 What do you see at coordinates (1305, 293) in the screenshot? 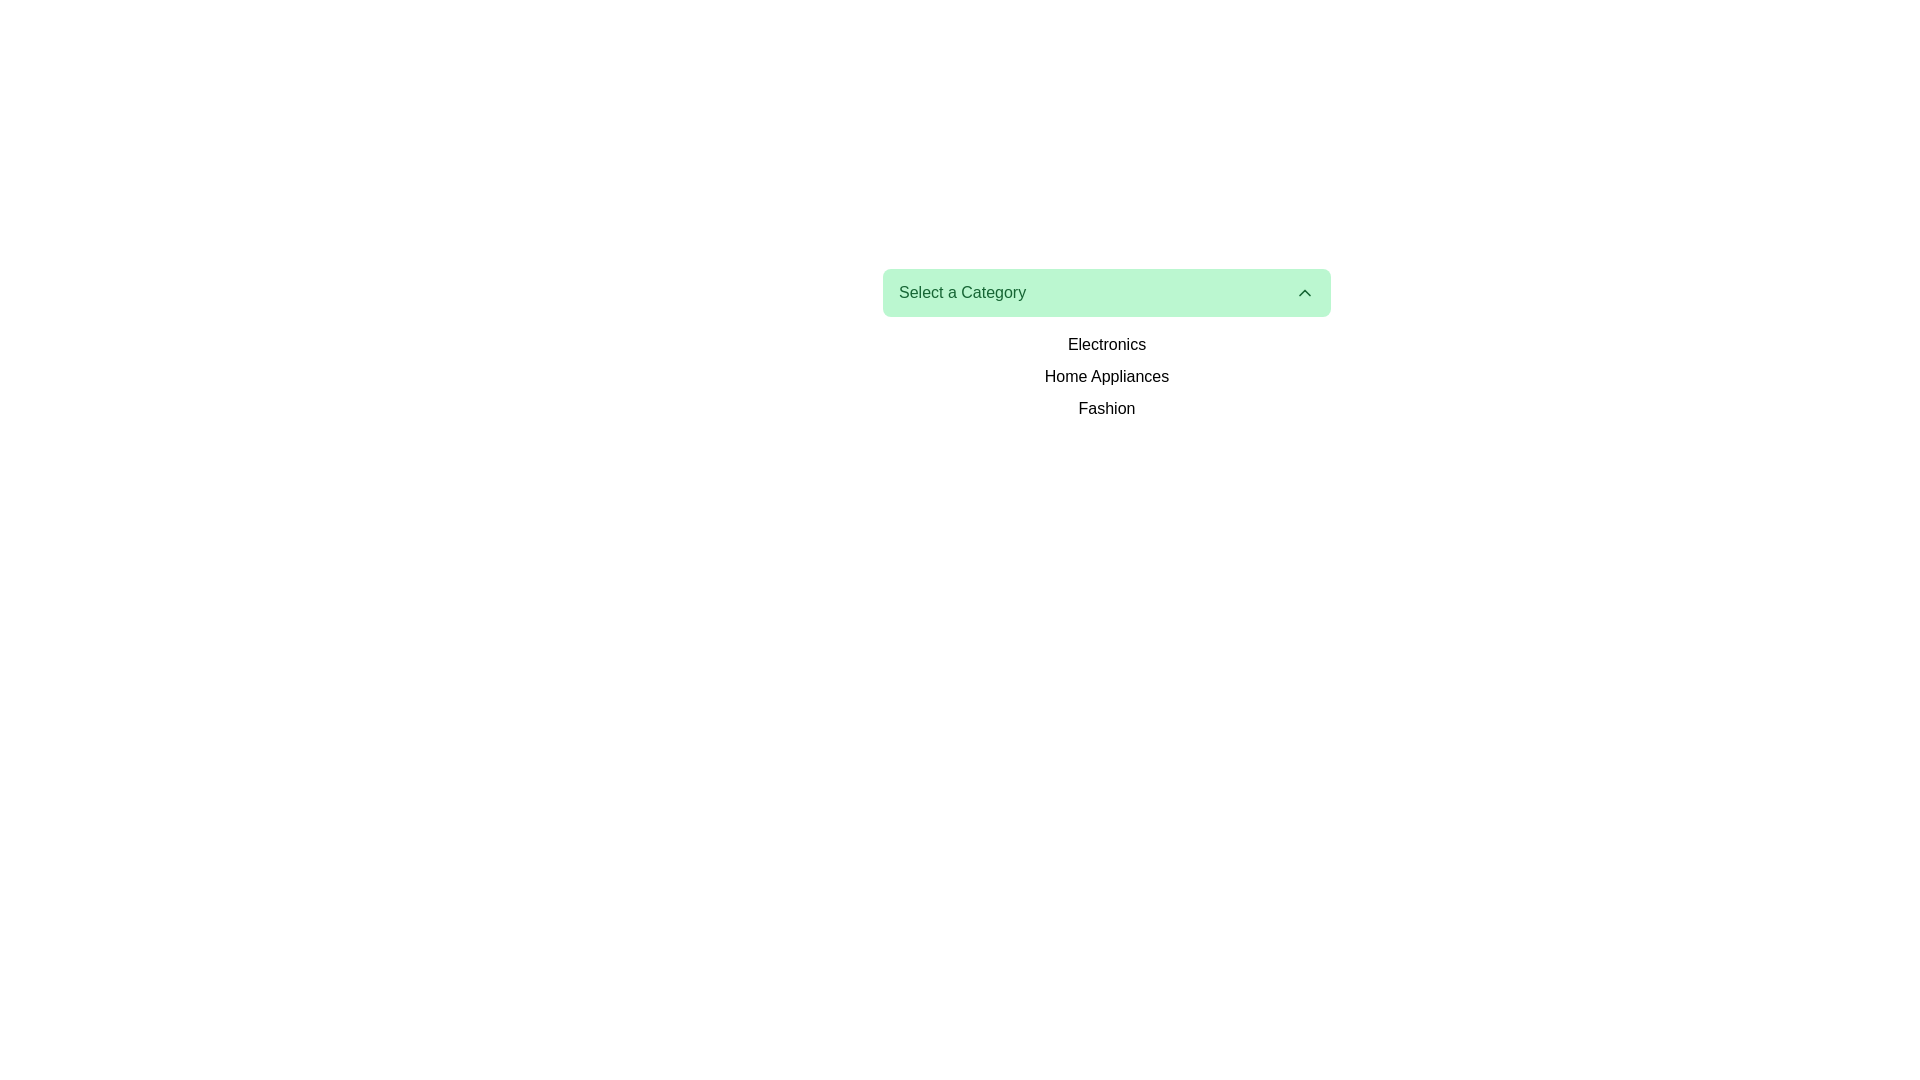
I see `the upward-facing chevron icon, which is green and located at the end of the 'Select a Category' header bar` at bounding box center [1305, 293].